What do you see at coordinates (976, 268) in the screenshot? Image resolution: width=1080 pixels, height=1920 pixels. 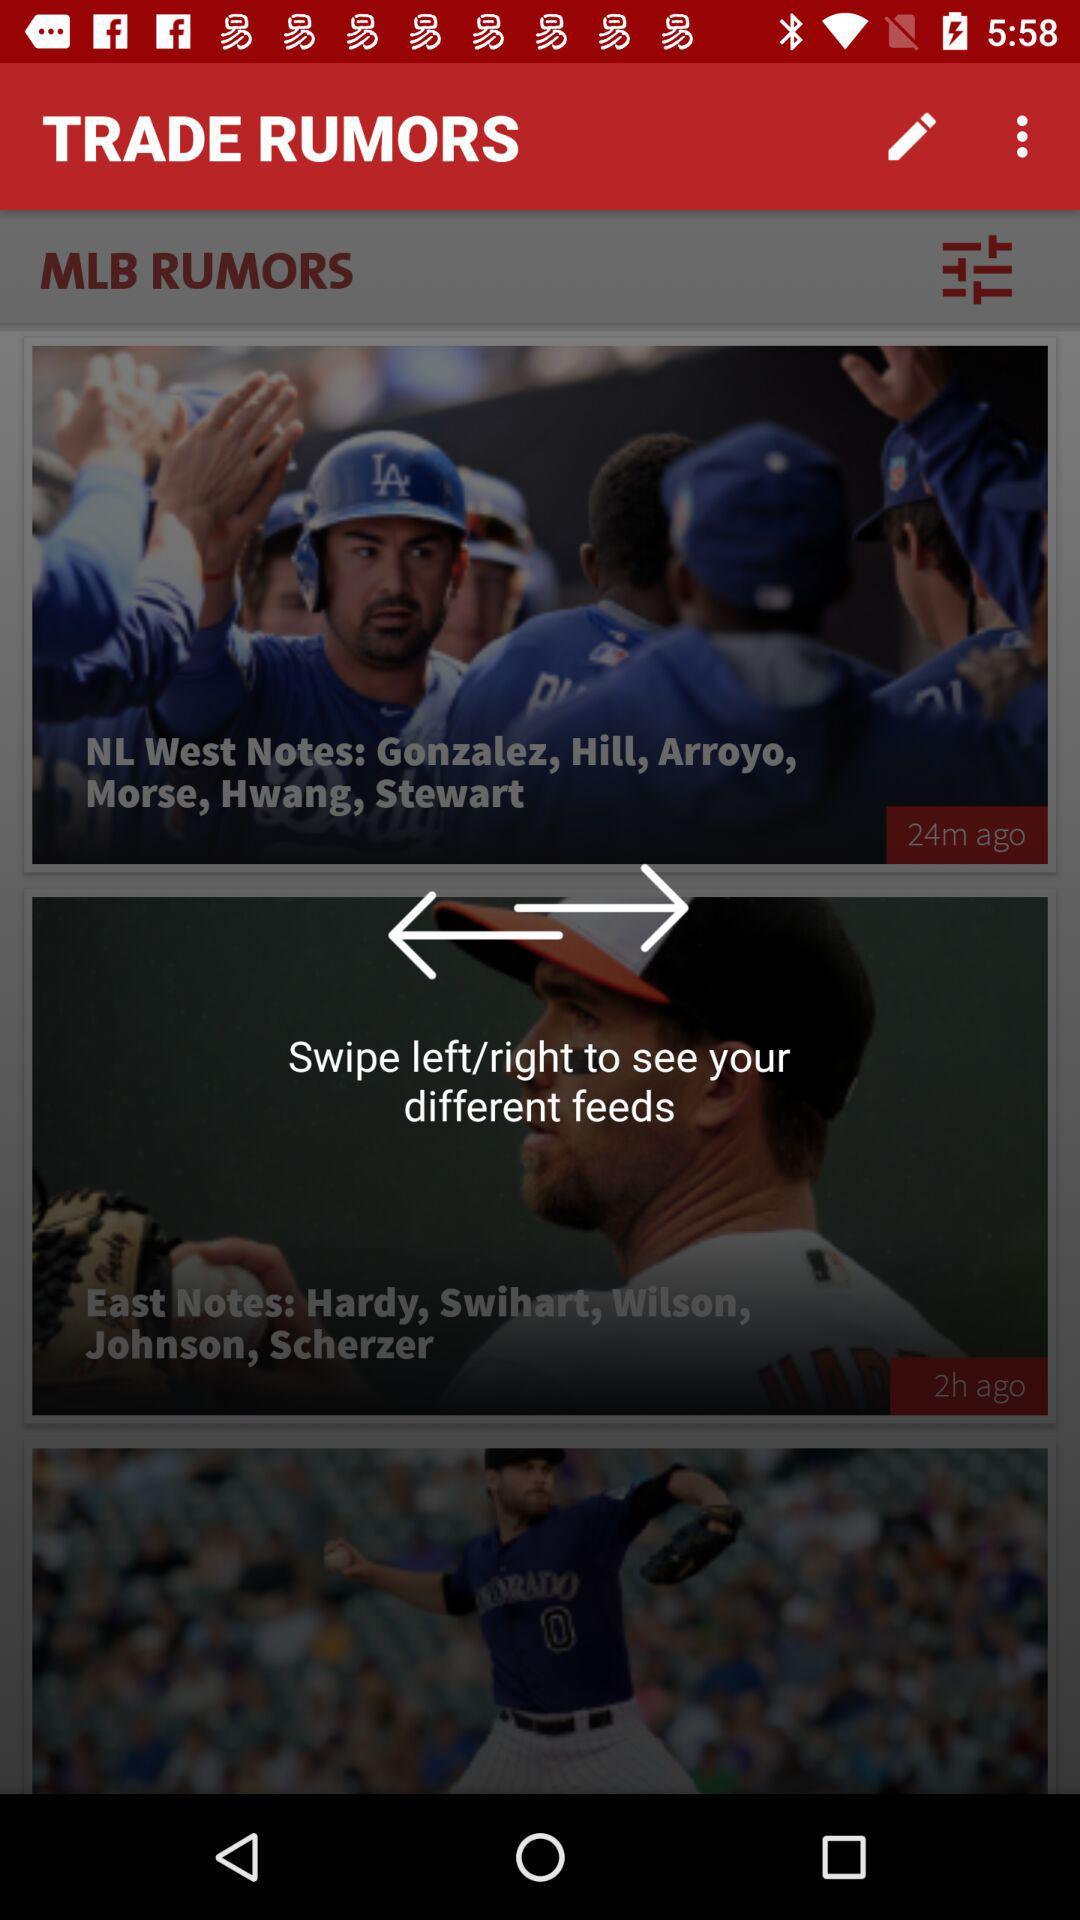 I see `the item next to the mlb rumors icon` at bounding box center [976, 268].